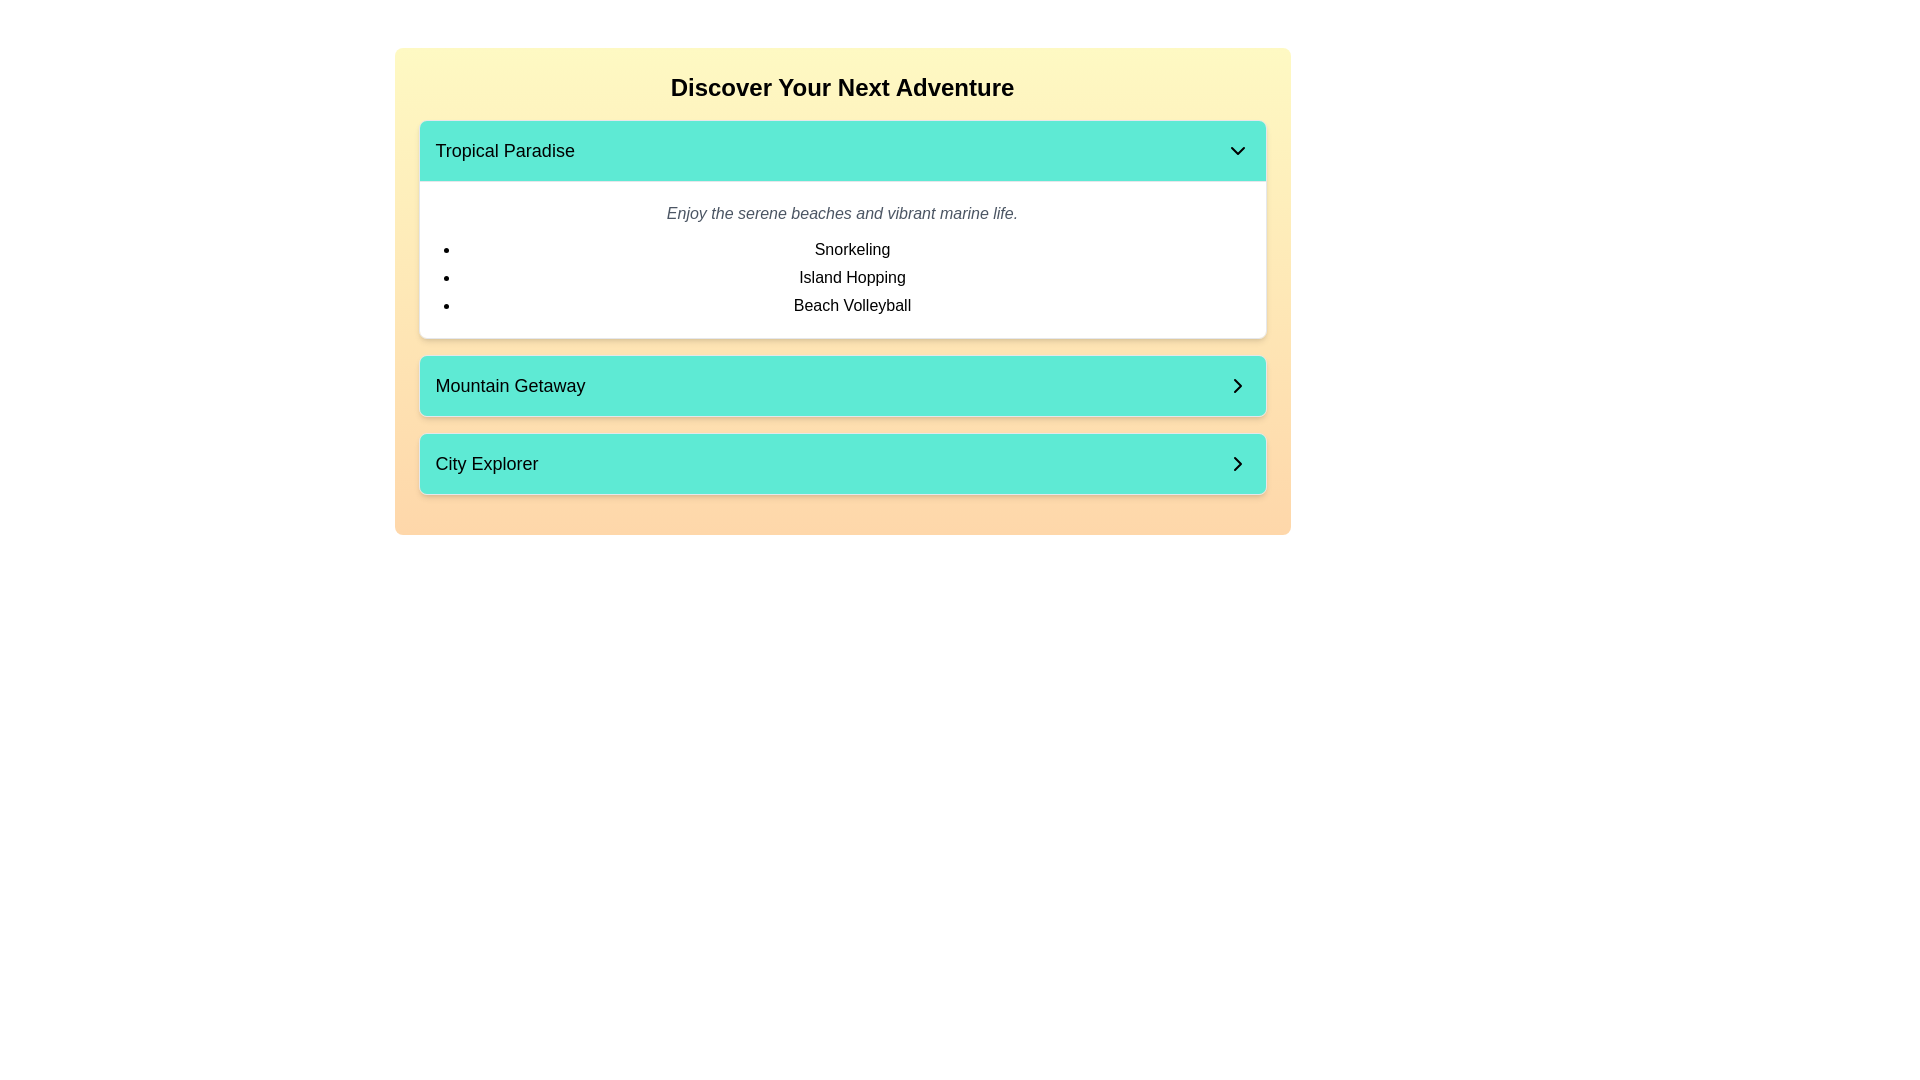 This screenshot has height=1080, width=1920. I want to click on the dropdown menu of the 'Tropical Paradise' information card, which is the first card in the list under 'Discover Your Next Adventure', so click(842, 228).